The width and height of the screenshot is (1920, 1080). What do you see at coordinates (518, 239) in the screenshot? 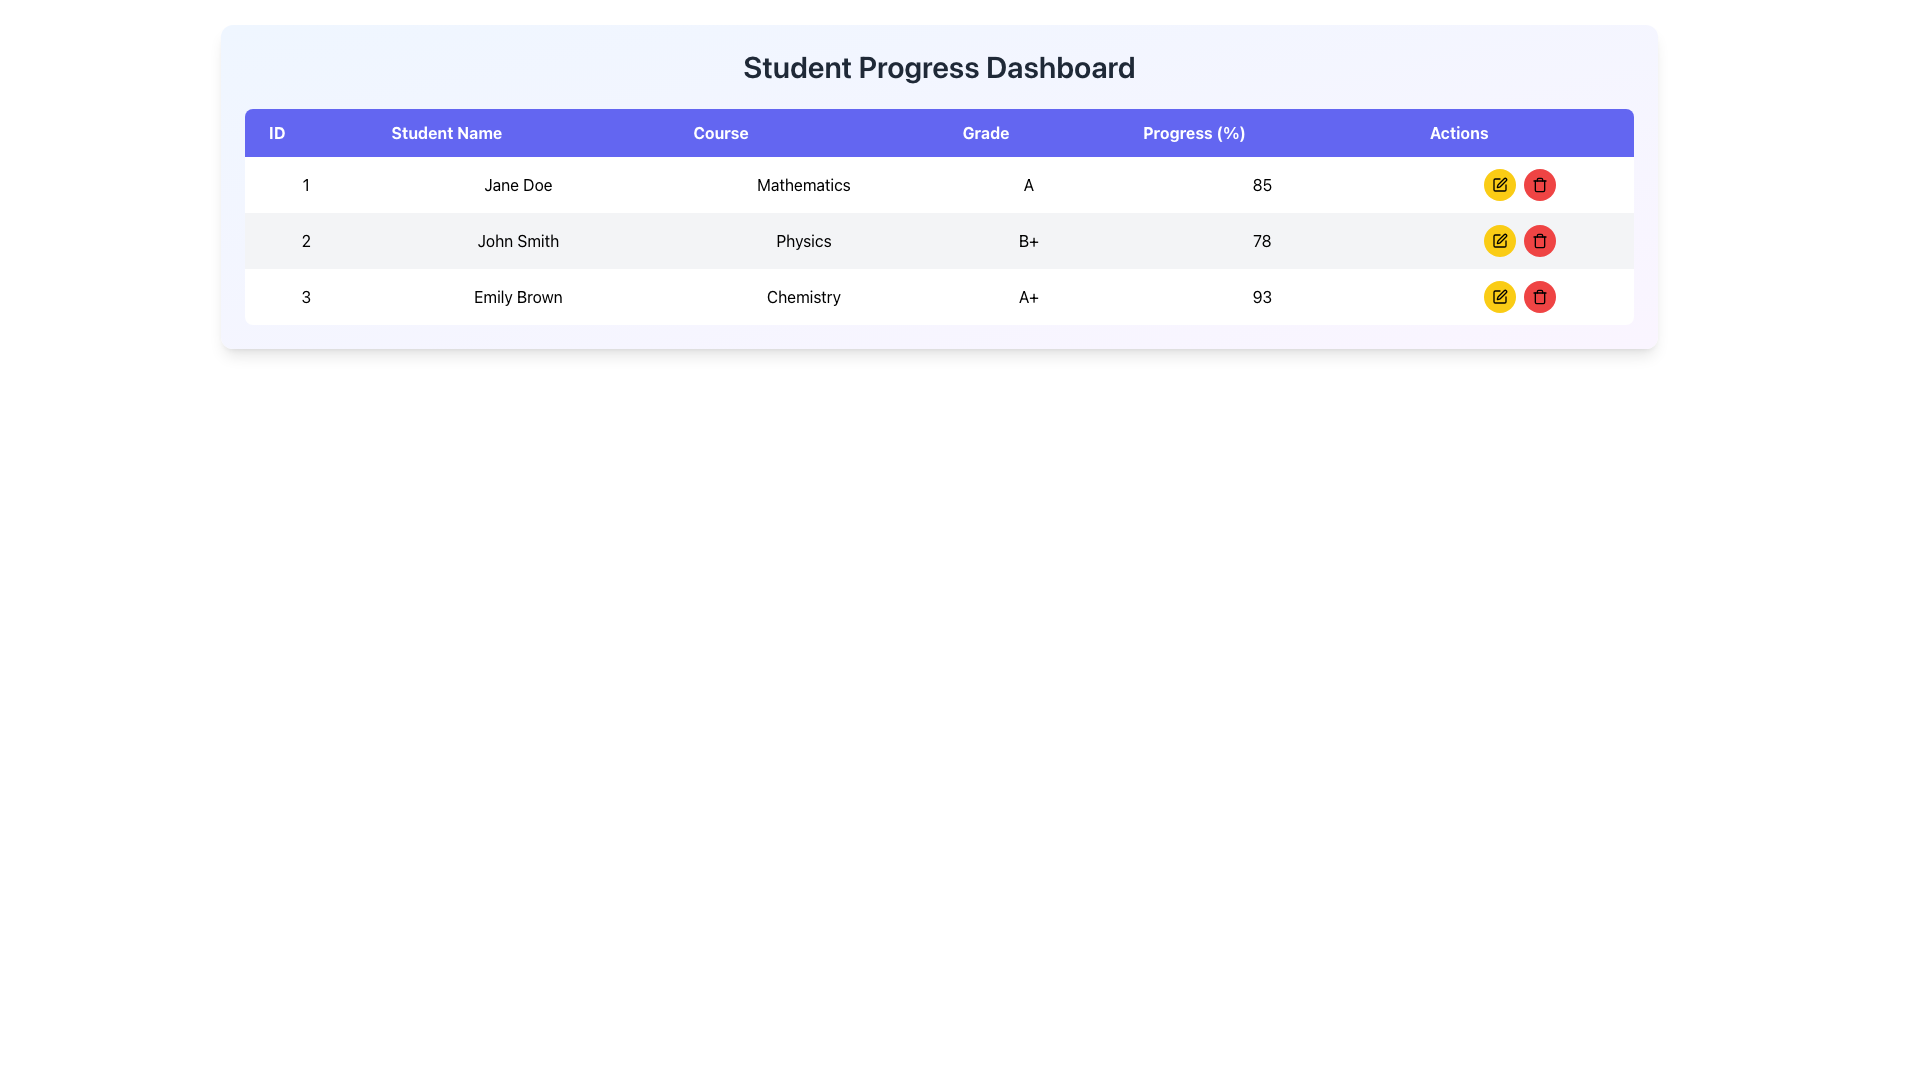
I see `text displayed in the cell representing the student's name, which identifies 'John Smith' in the second row of the table under the 'Student Name' column` at bounding box center [518, 239].